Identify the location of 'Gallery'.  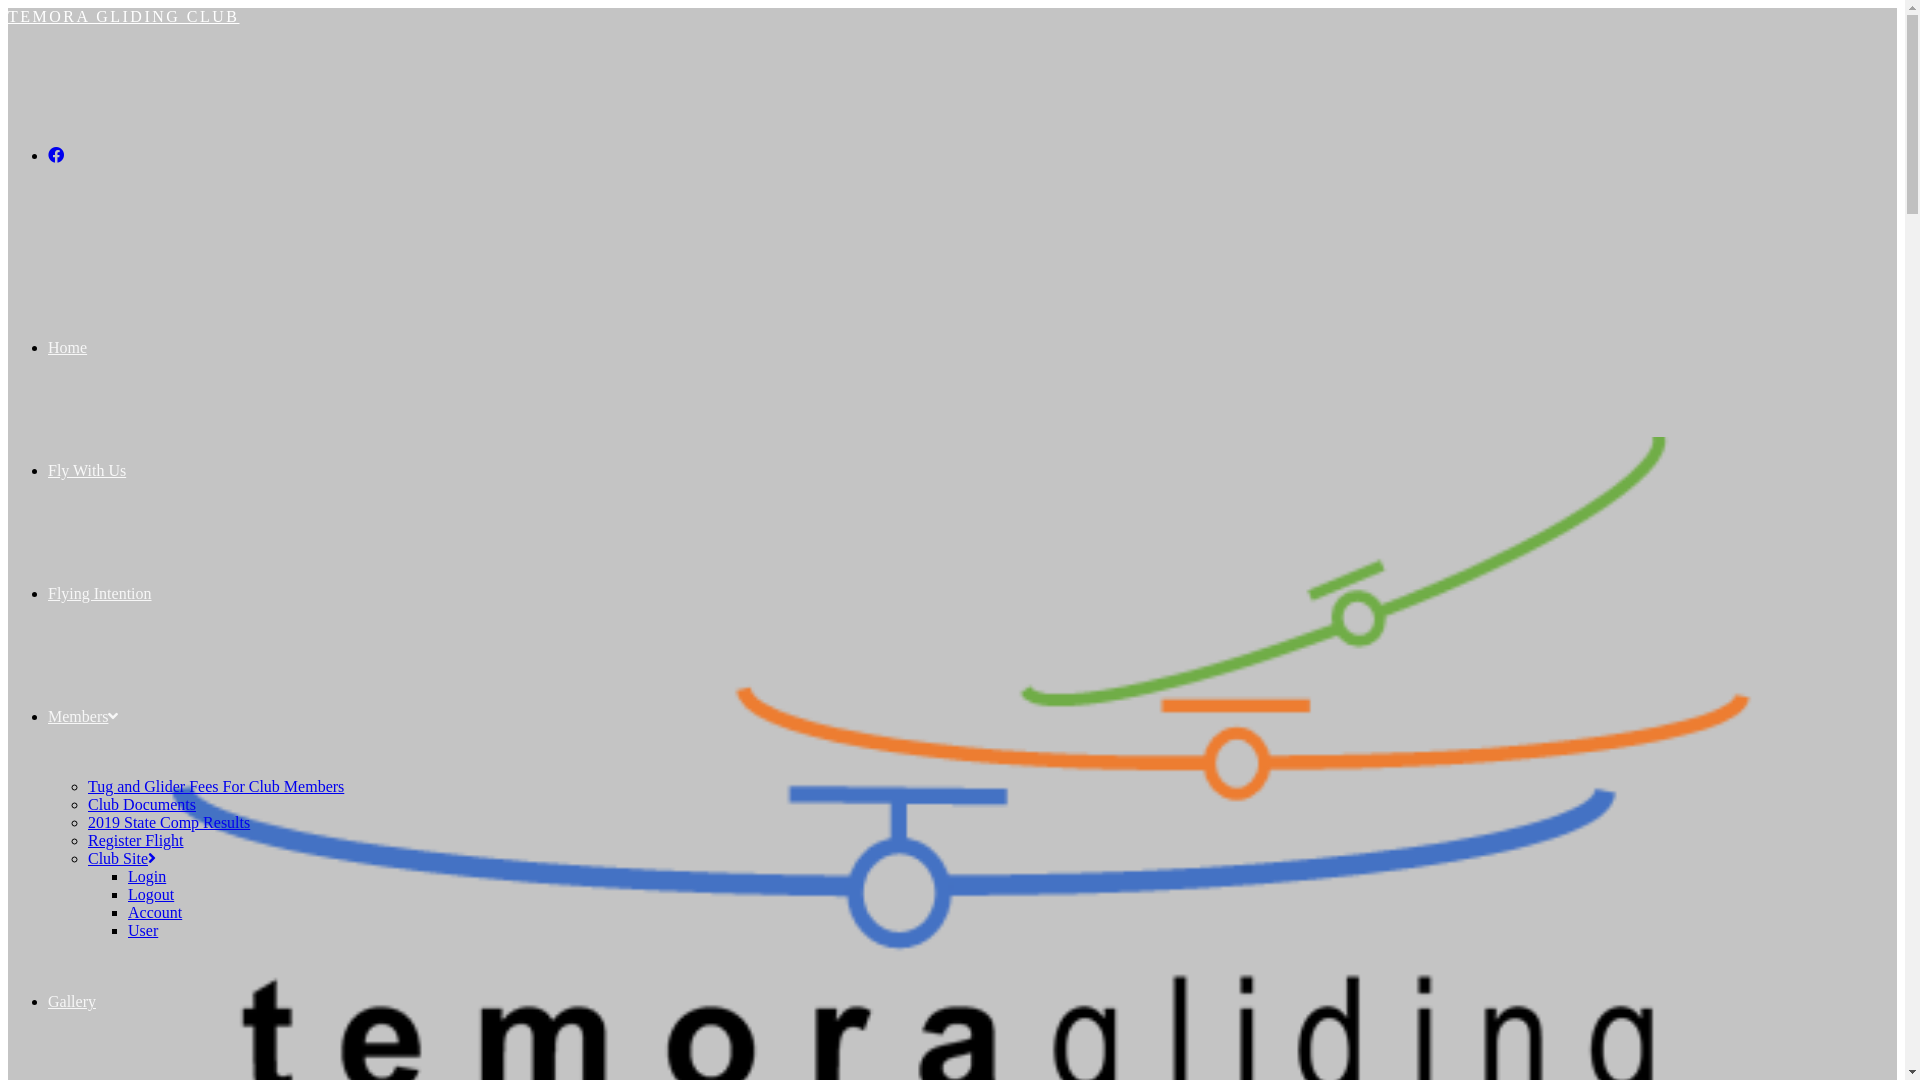
(72, 1001).